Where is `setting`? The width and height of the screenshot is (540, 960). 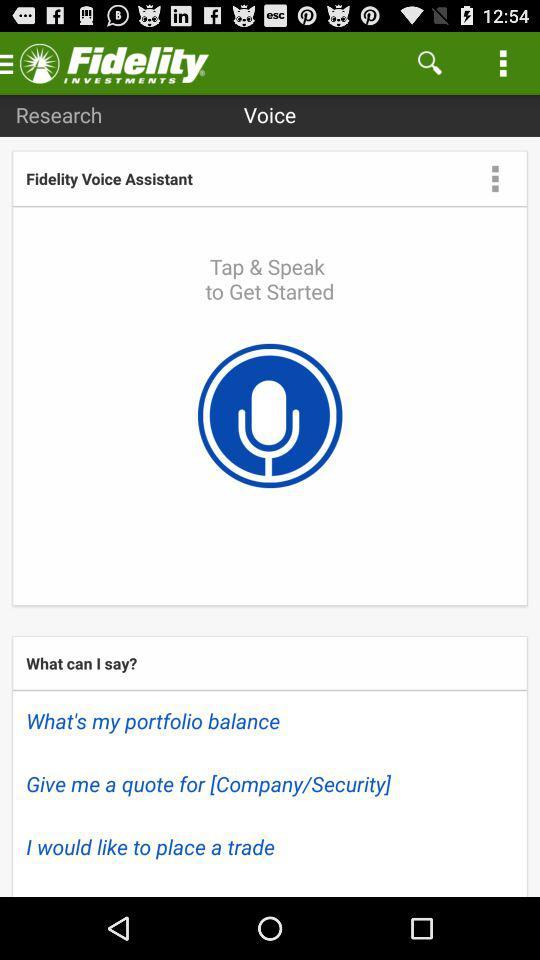
setting is located at coordinates (494, 177).